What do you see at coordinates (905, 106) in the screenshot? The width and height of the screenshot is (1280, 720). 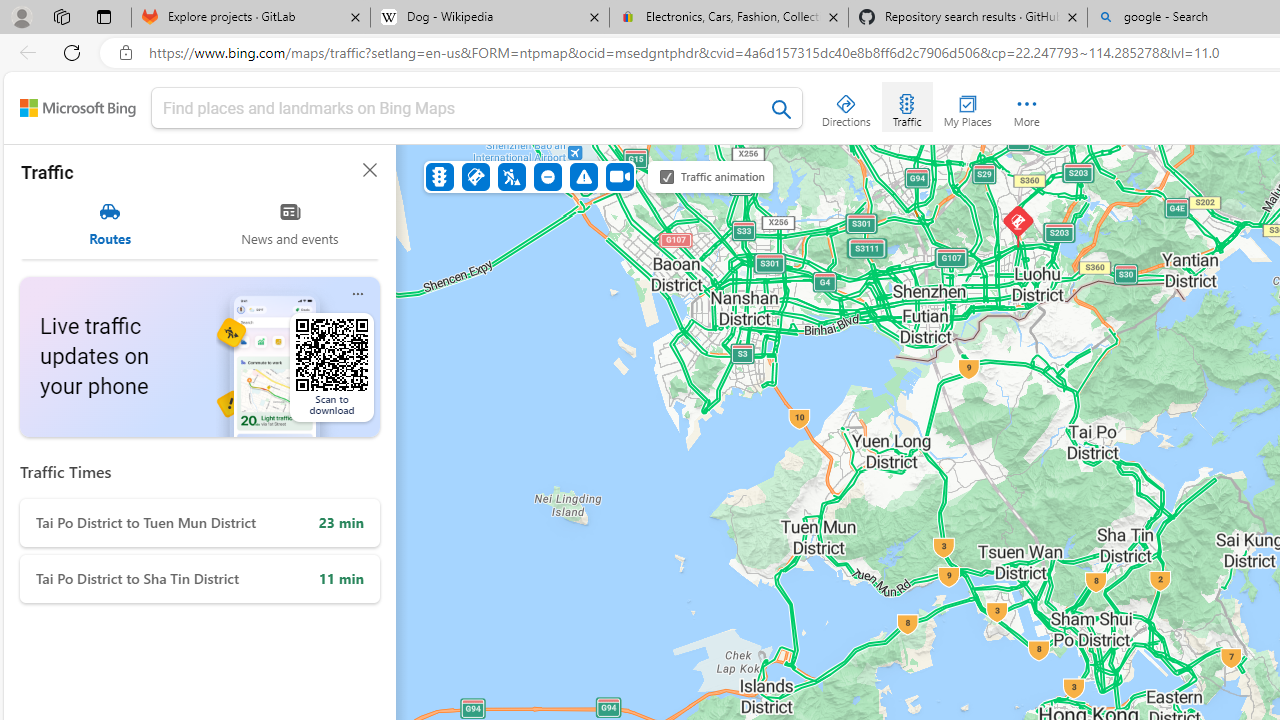 I see `'Traffic'` at bounding box center [905, 106].